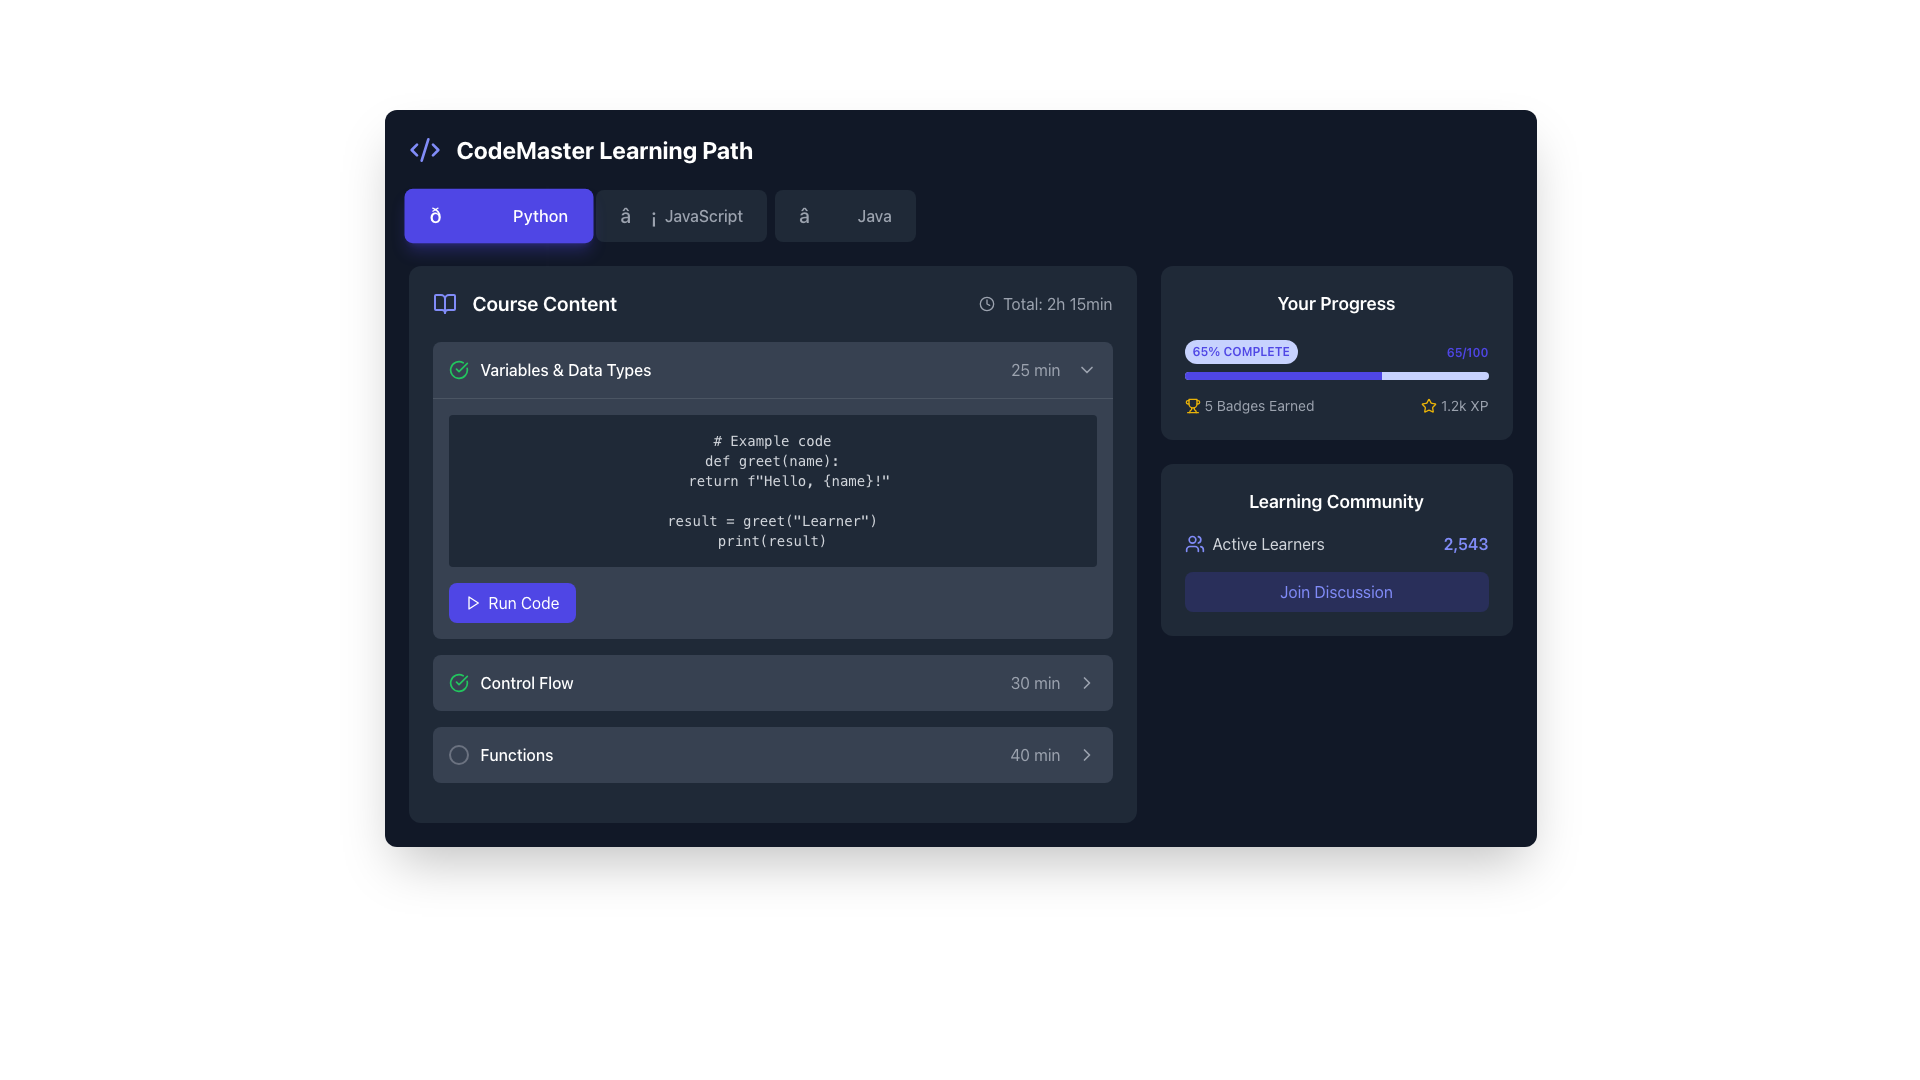  I want to click on the right-facing chevron icon styled in gray, located to the right of the text '25 min', so click(1085, 370).